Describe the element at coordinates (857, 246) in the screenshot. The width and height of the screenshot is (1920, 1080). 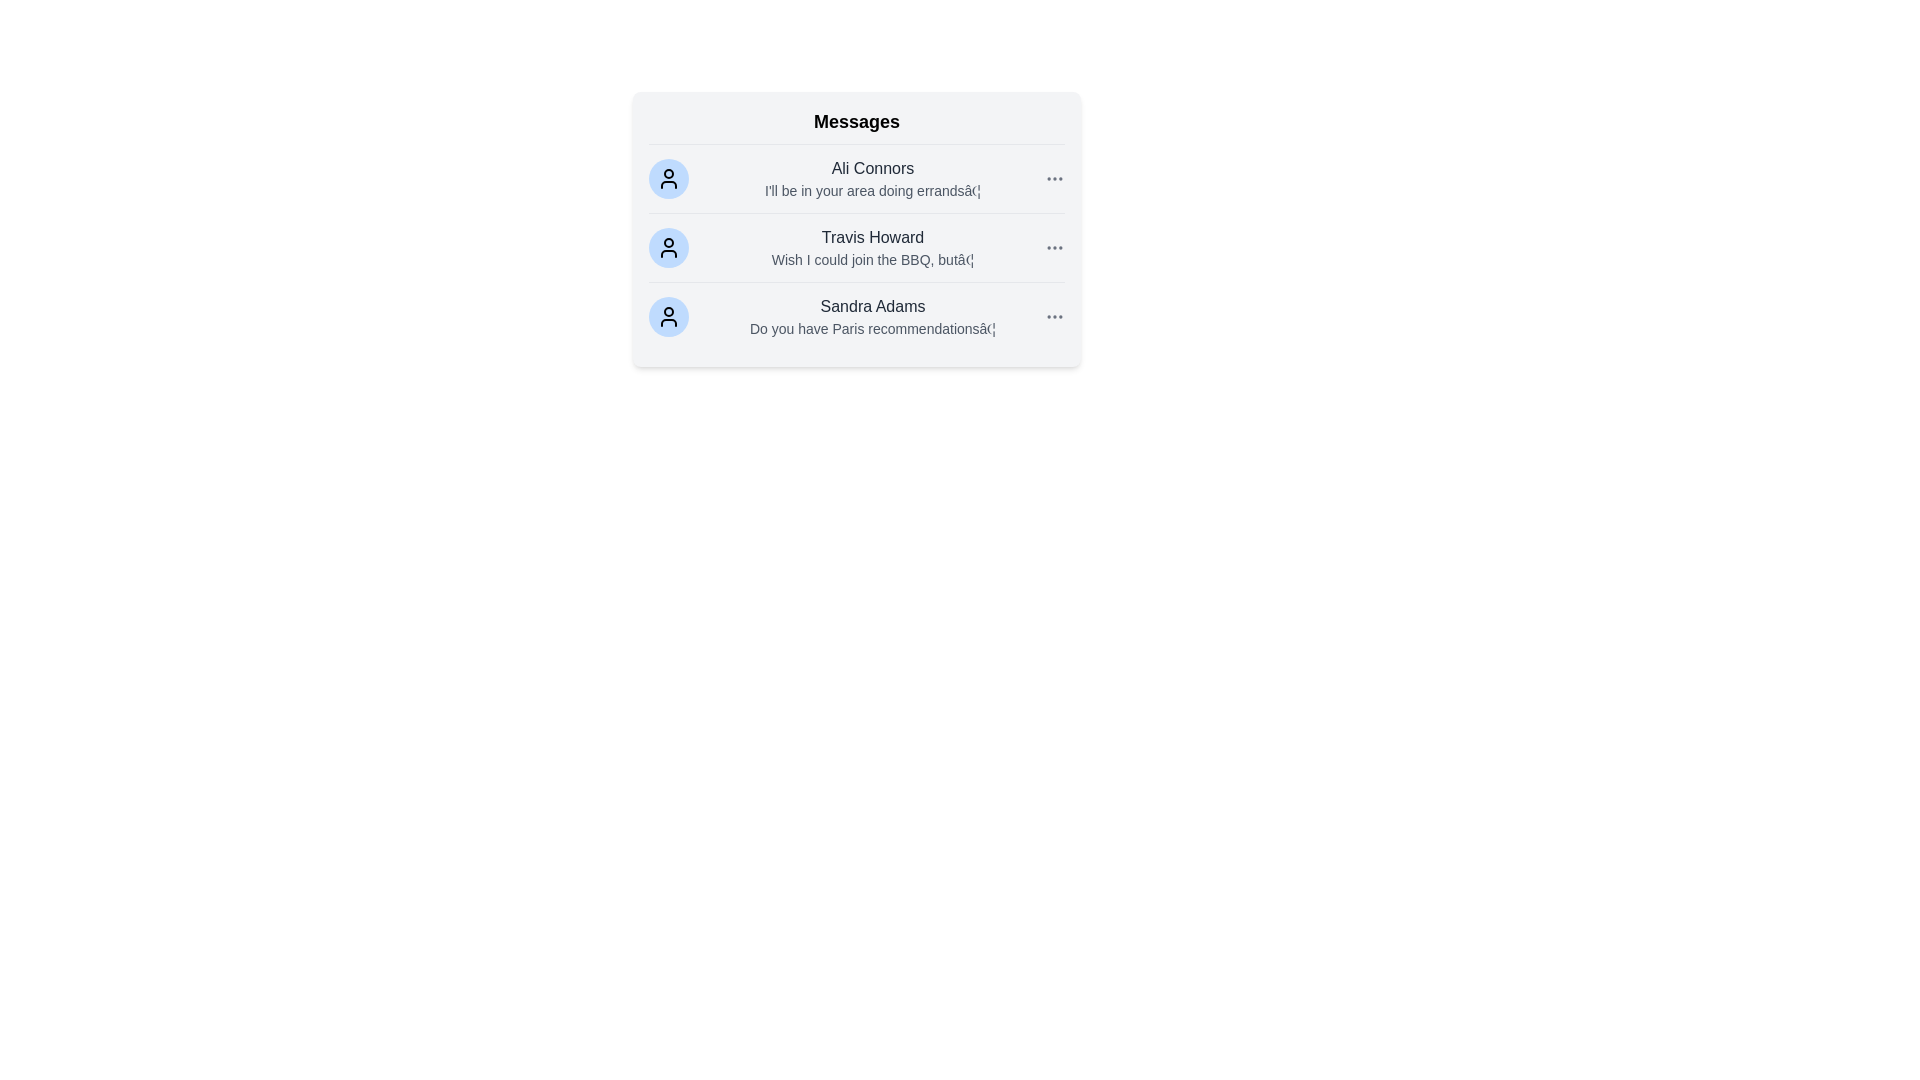
I see `the messages displayed in the List Component within the 'Messages' card, which contains three rows of contact names and messages` at that location.